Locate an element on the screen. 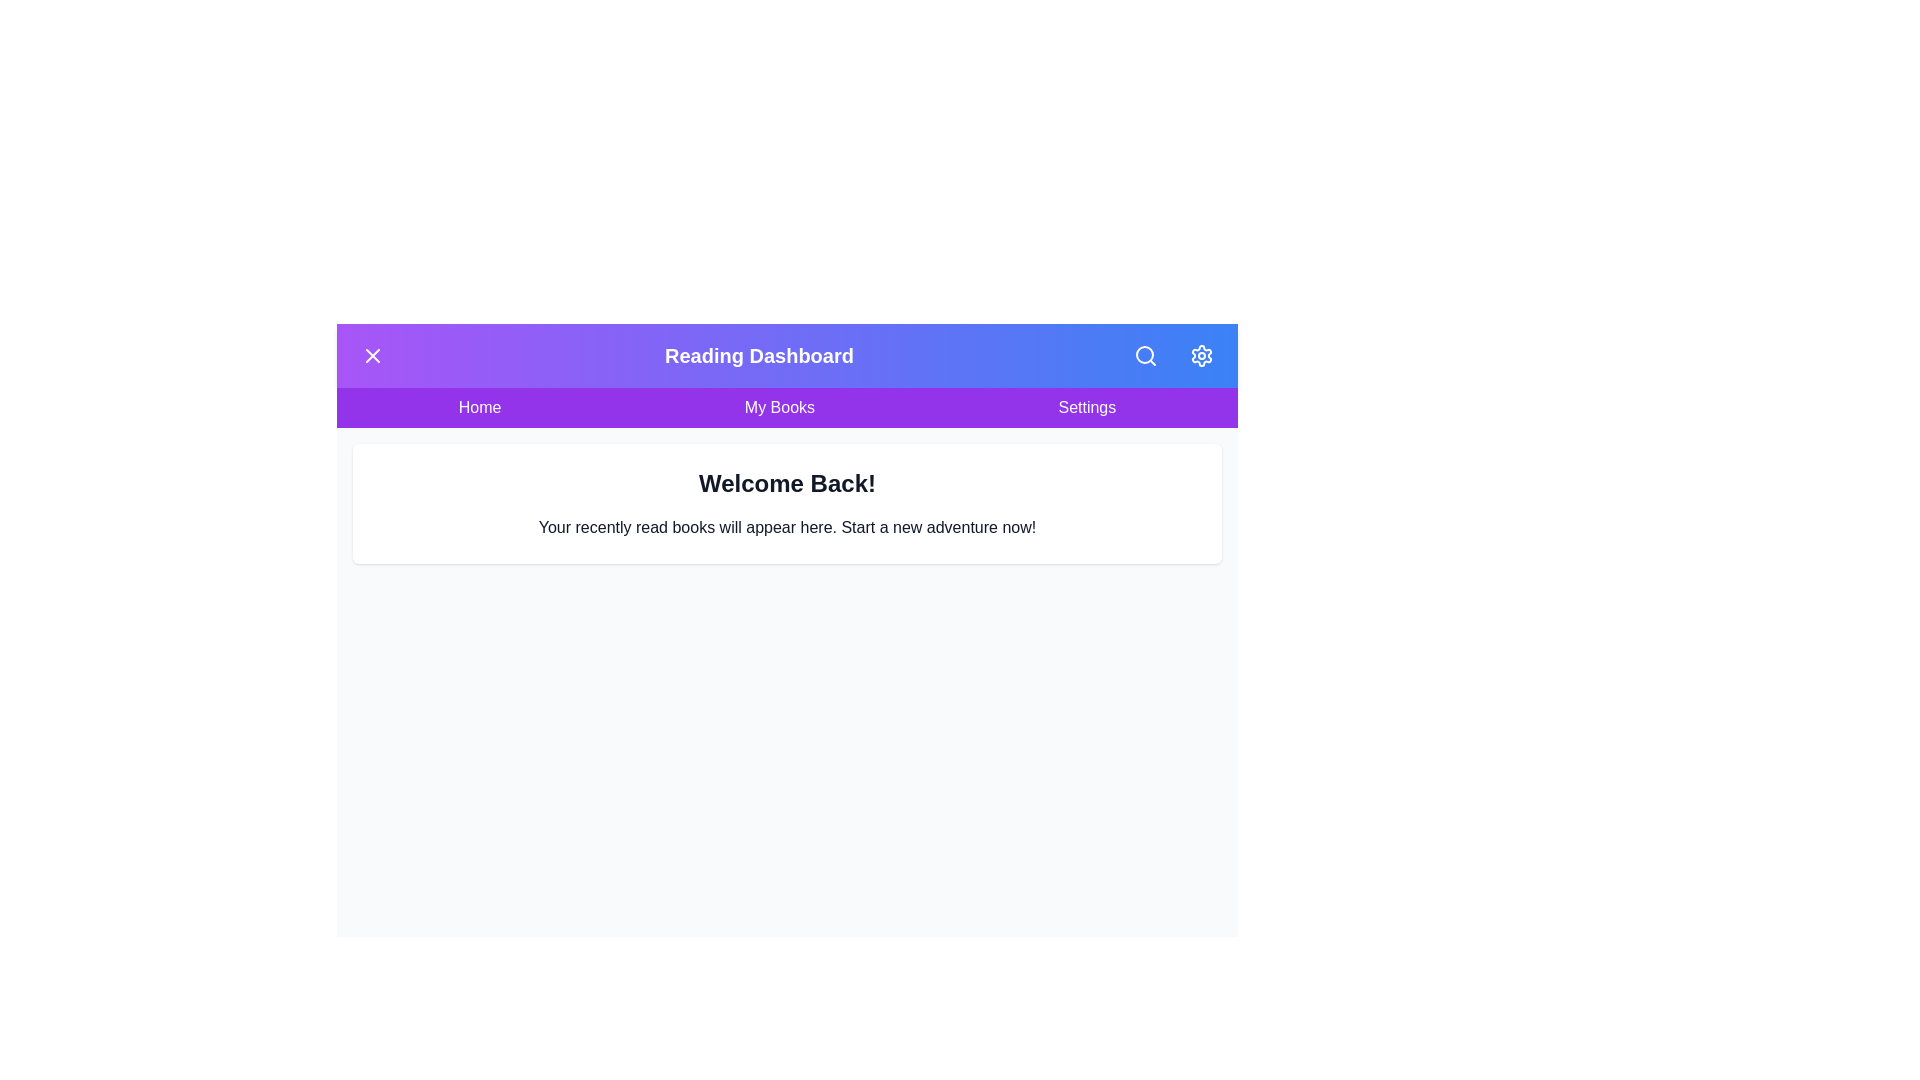 This screenshot has height=1080, width=1920. the navigation link My Books to navigate to the respective section is located at coordinates (777, 407).